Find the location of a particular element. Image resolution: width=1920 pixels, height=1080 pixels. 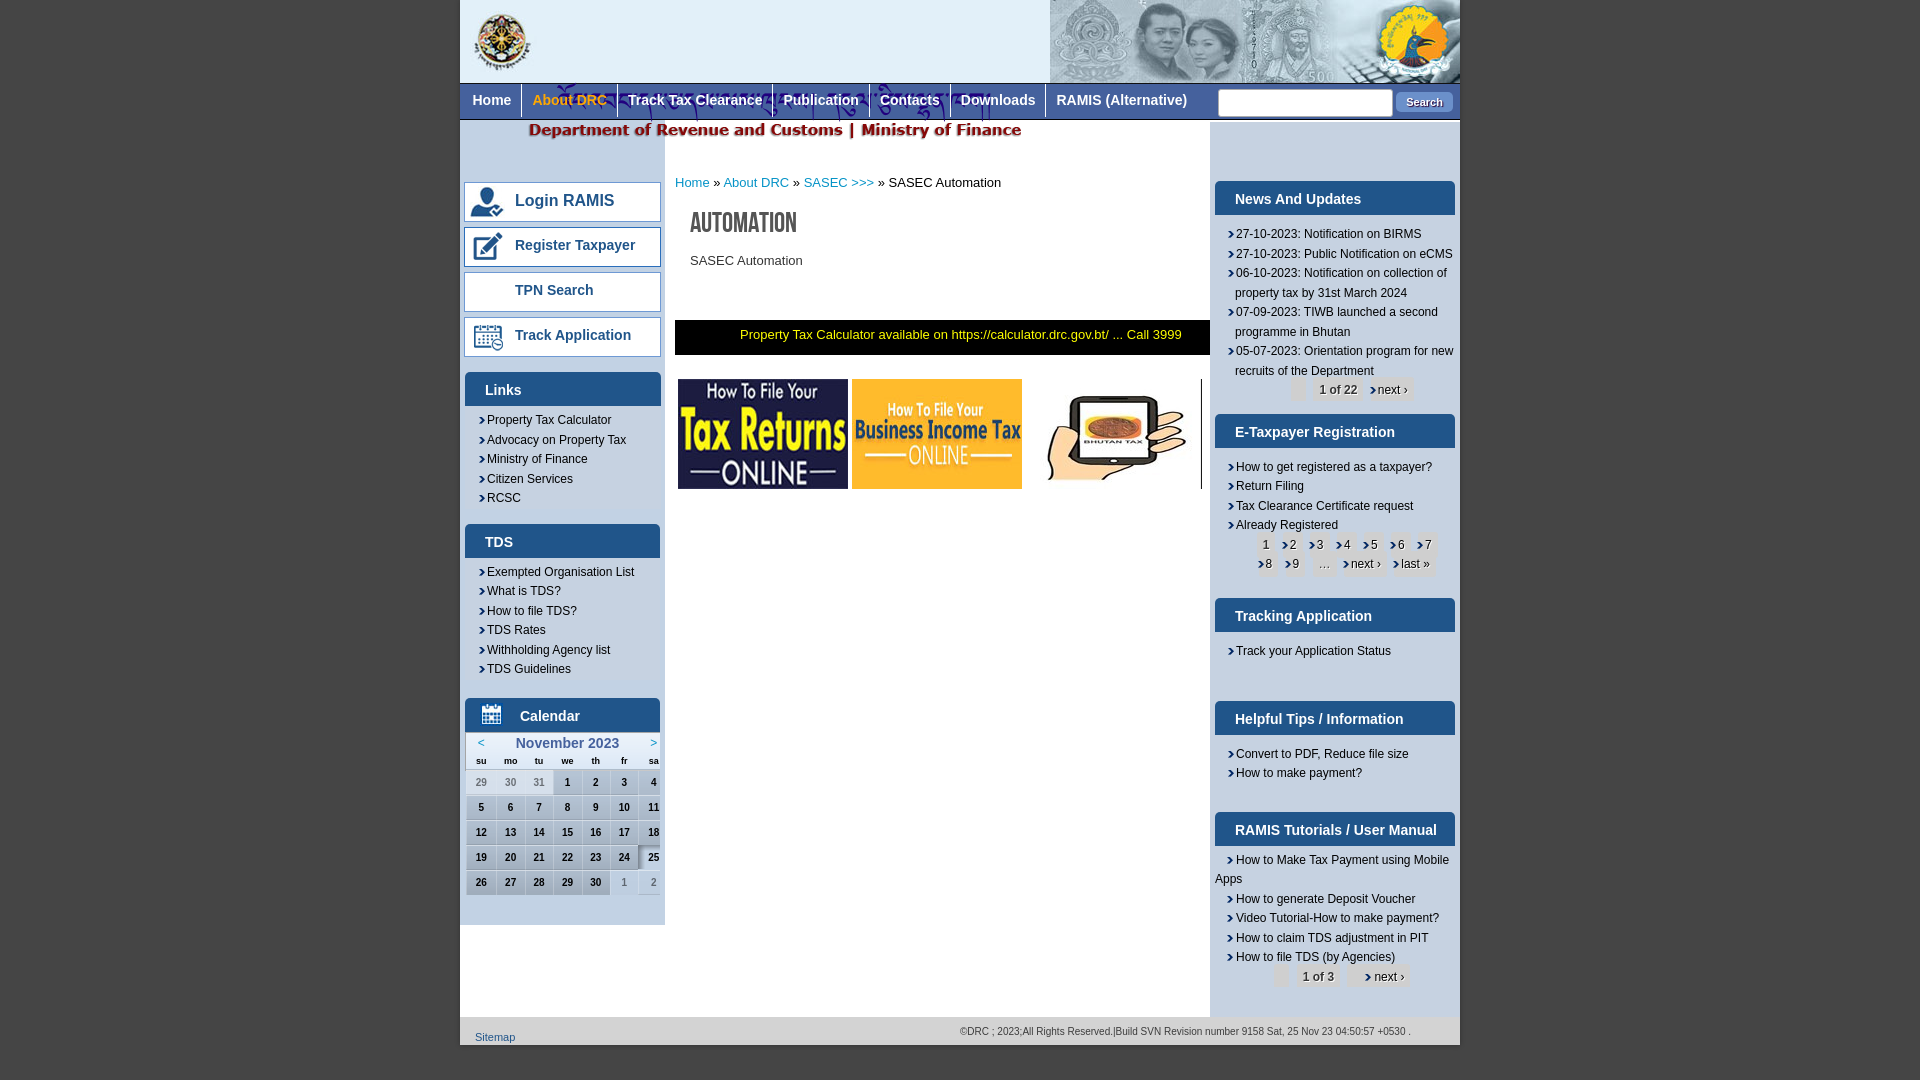

'Video Tutorial-How to make payment?' is located at coordinates (1326, 918).